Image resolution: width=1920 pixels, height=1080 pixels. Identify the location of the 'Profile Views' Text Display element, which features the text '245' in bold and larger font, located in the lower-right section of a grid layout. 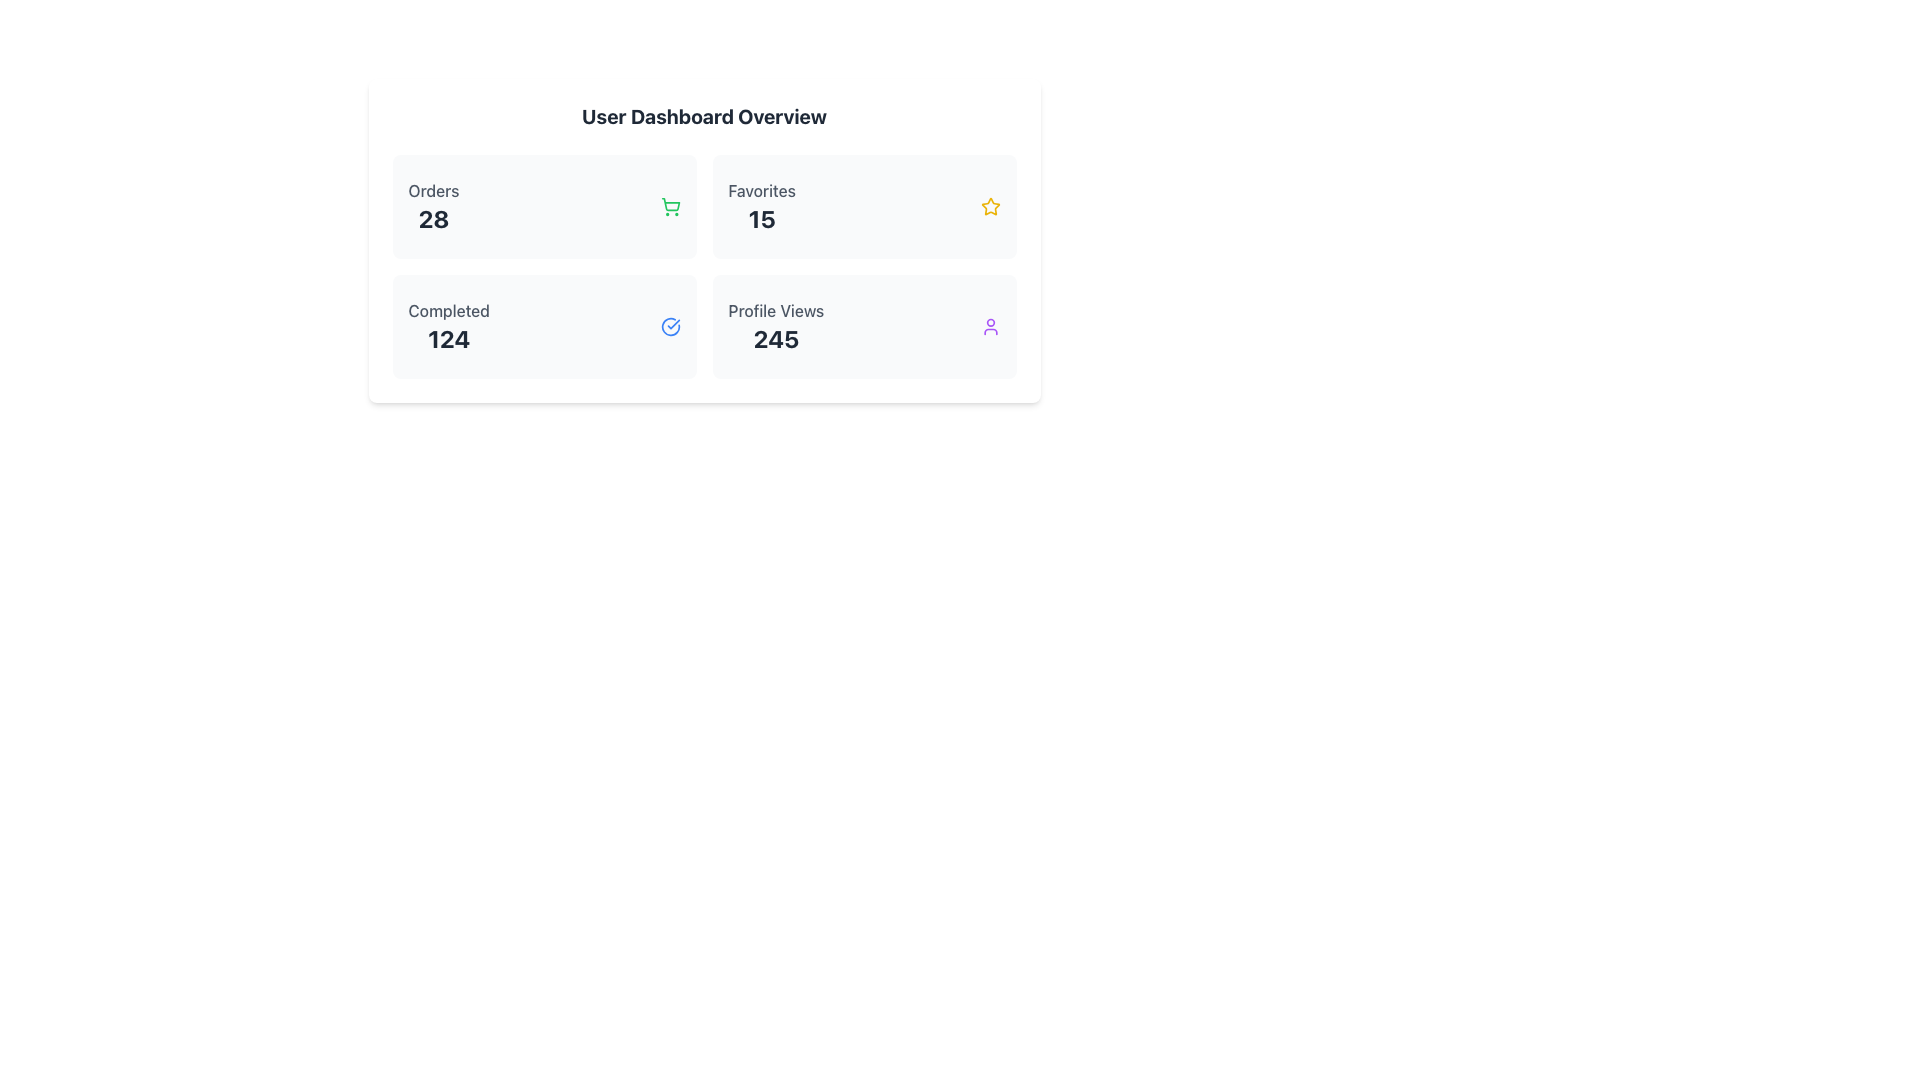
(775, 326).